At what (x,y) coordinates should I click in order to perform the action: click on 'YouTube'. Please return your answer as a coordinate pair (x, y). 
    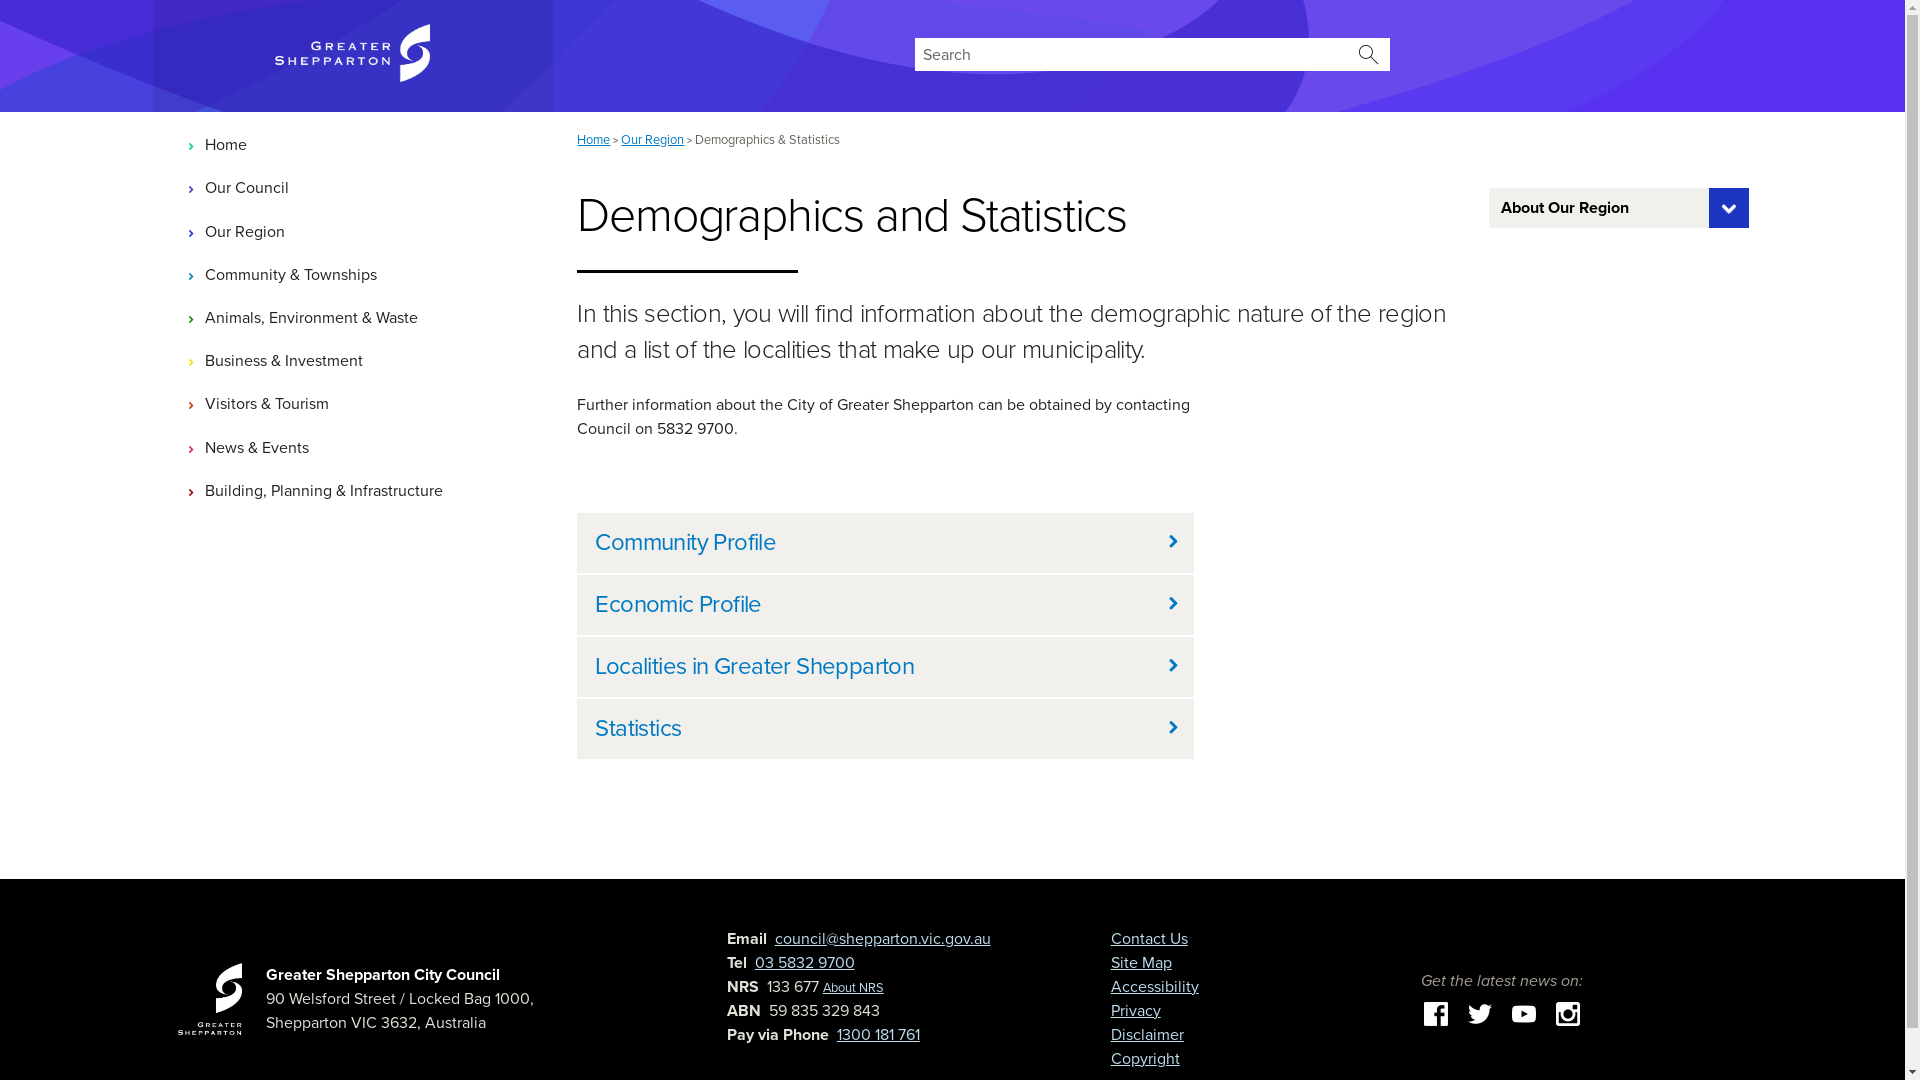
    Looking at the image, I should click on (1522, 1013).